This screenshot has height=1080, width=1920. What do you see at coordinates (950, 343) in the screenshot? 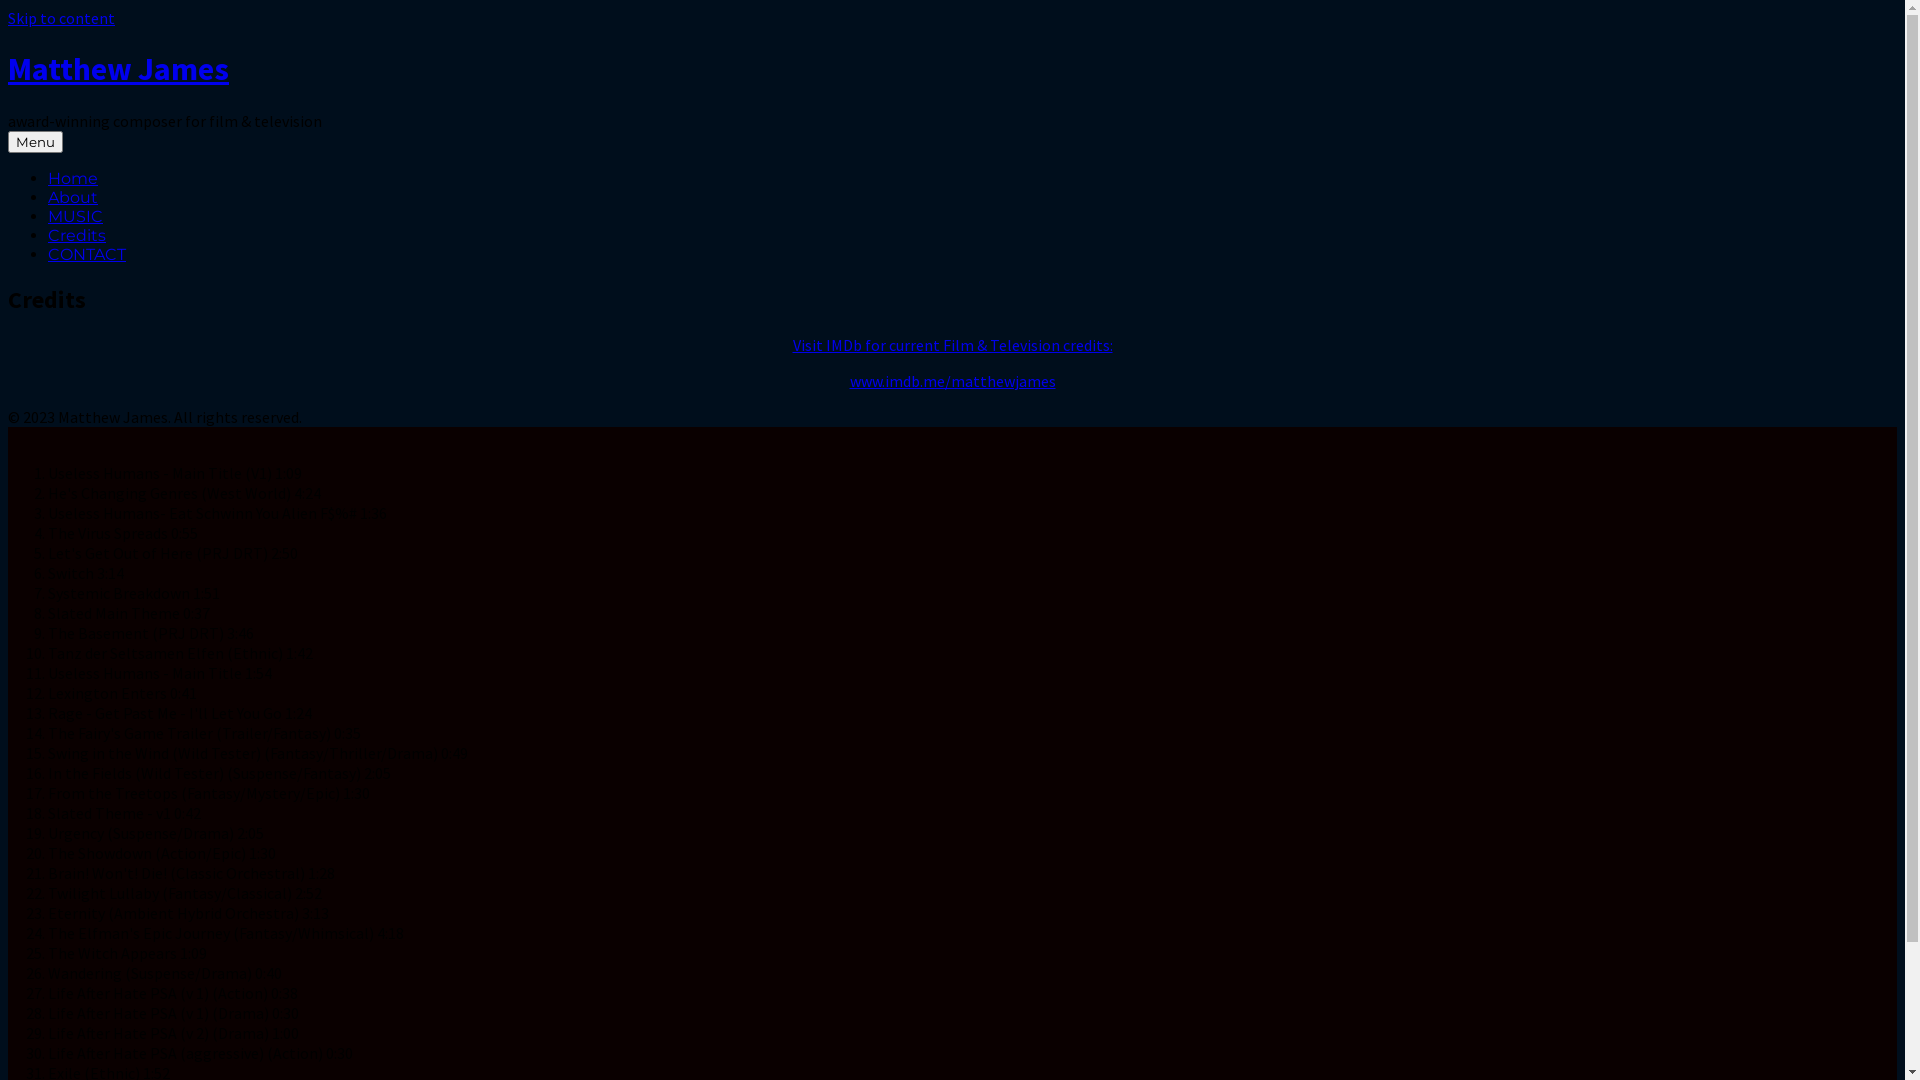
I see `'Visit IMDb for current Film & Television credits:'` at bounding box center [950, 343].